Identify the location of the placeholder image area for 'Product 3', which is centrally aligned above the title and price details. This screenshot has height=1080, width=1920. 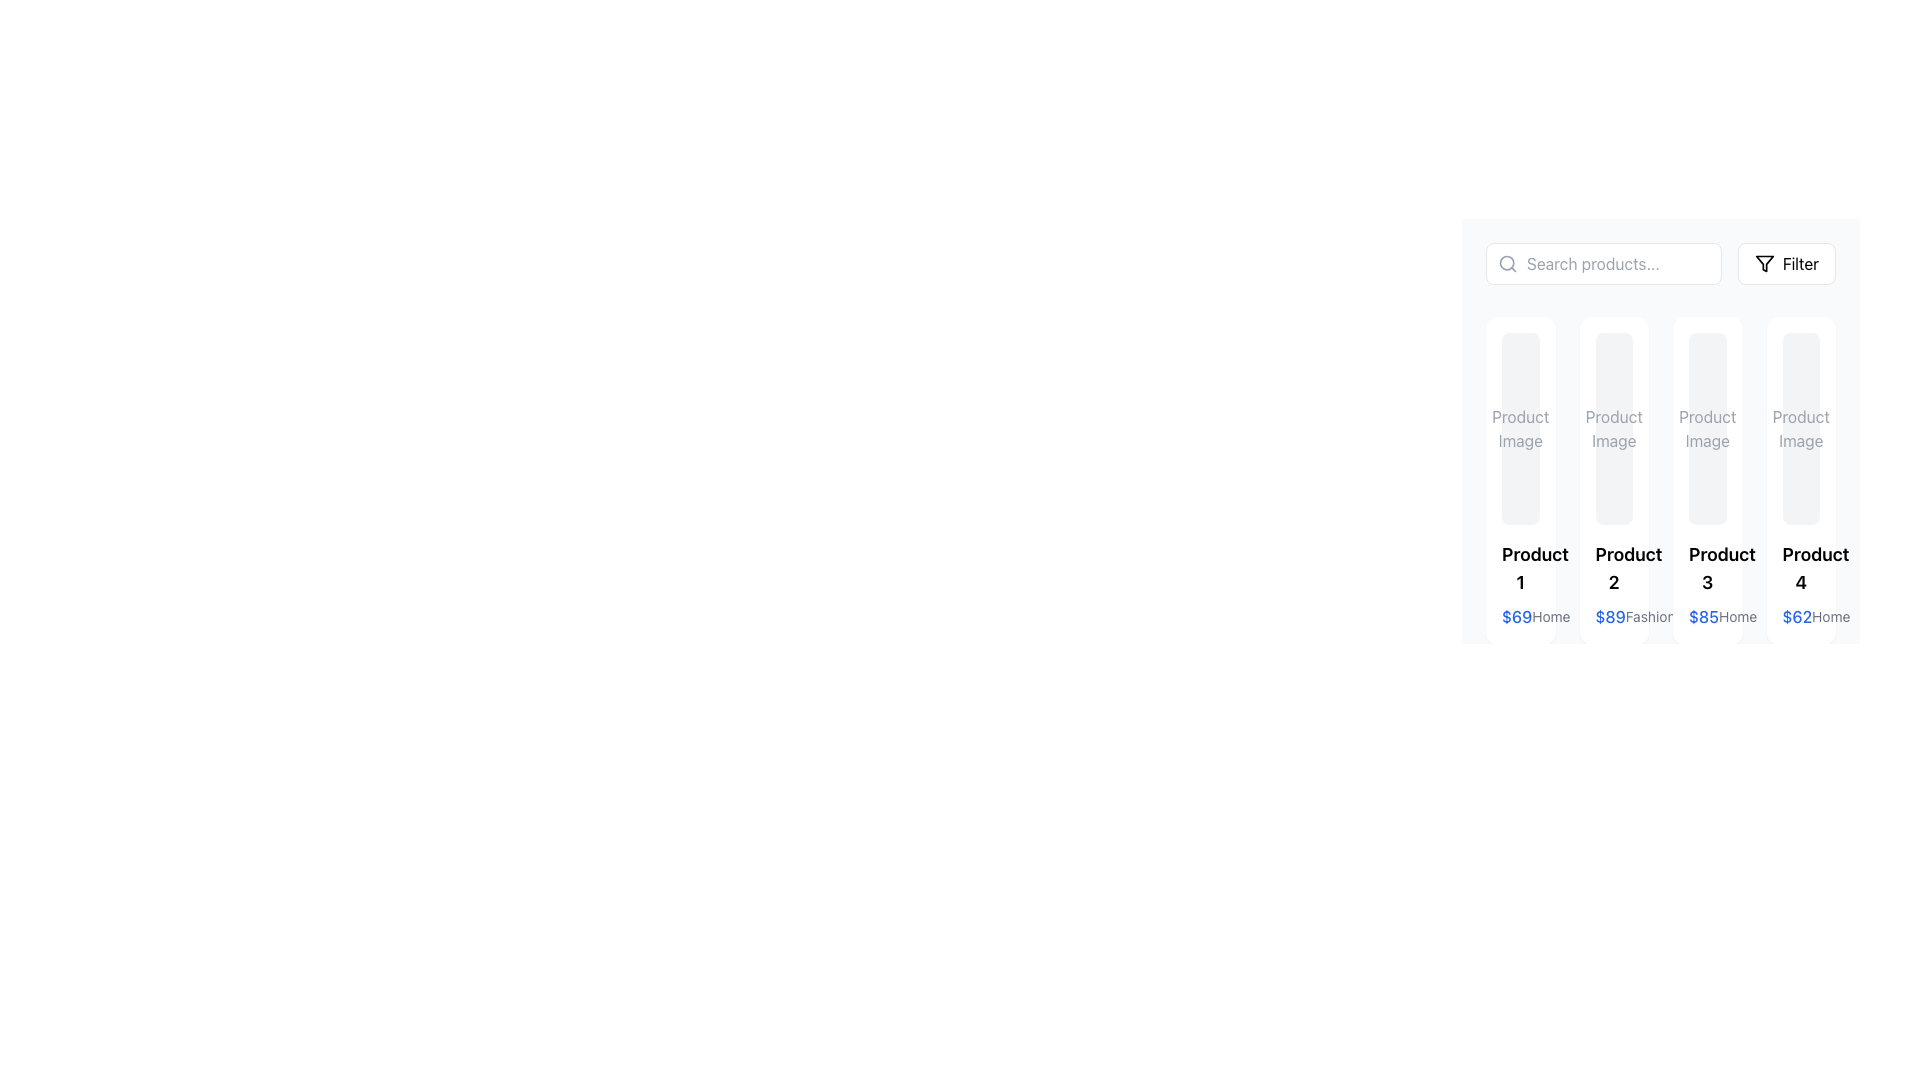
(1706, 427).